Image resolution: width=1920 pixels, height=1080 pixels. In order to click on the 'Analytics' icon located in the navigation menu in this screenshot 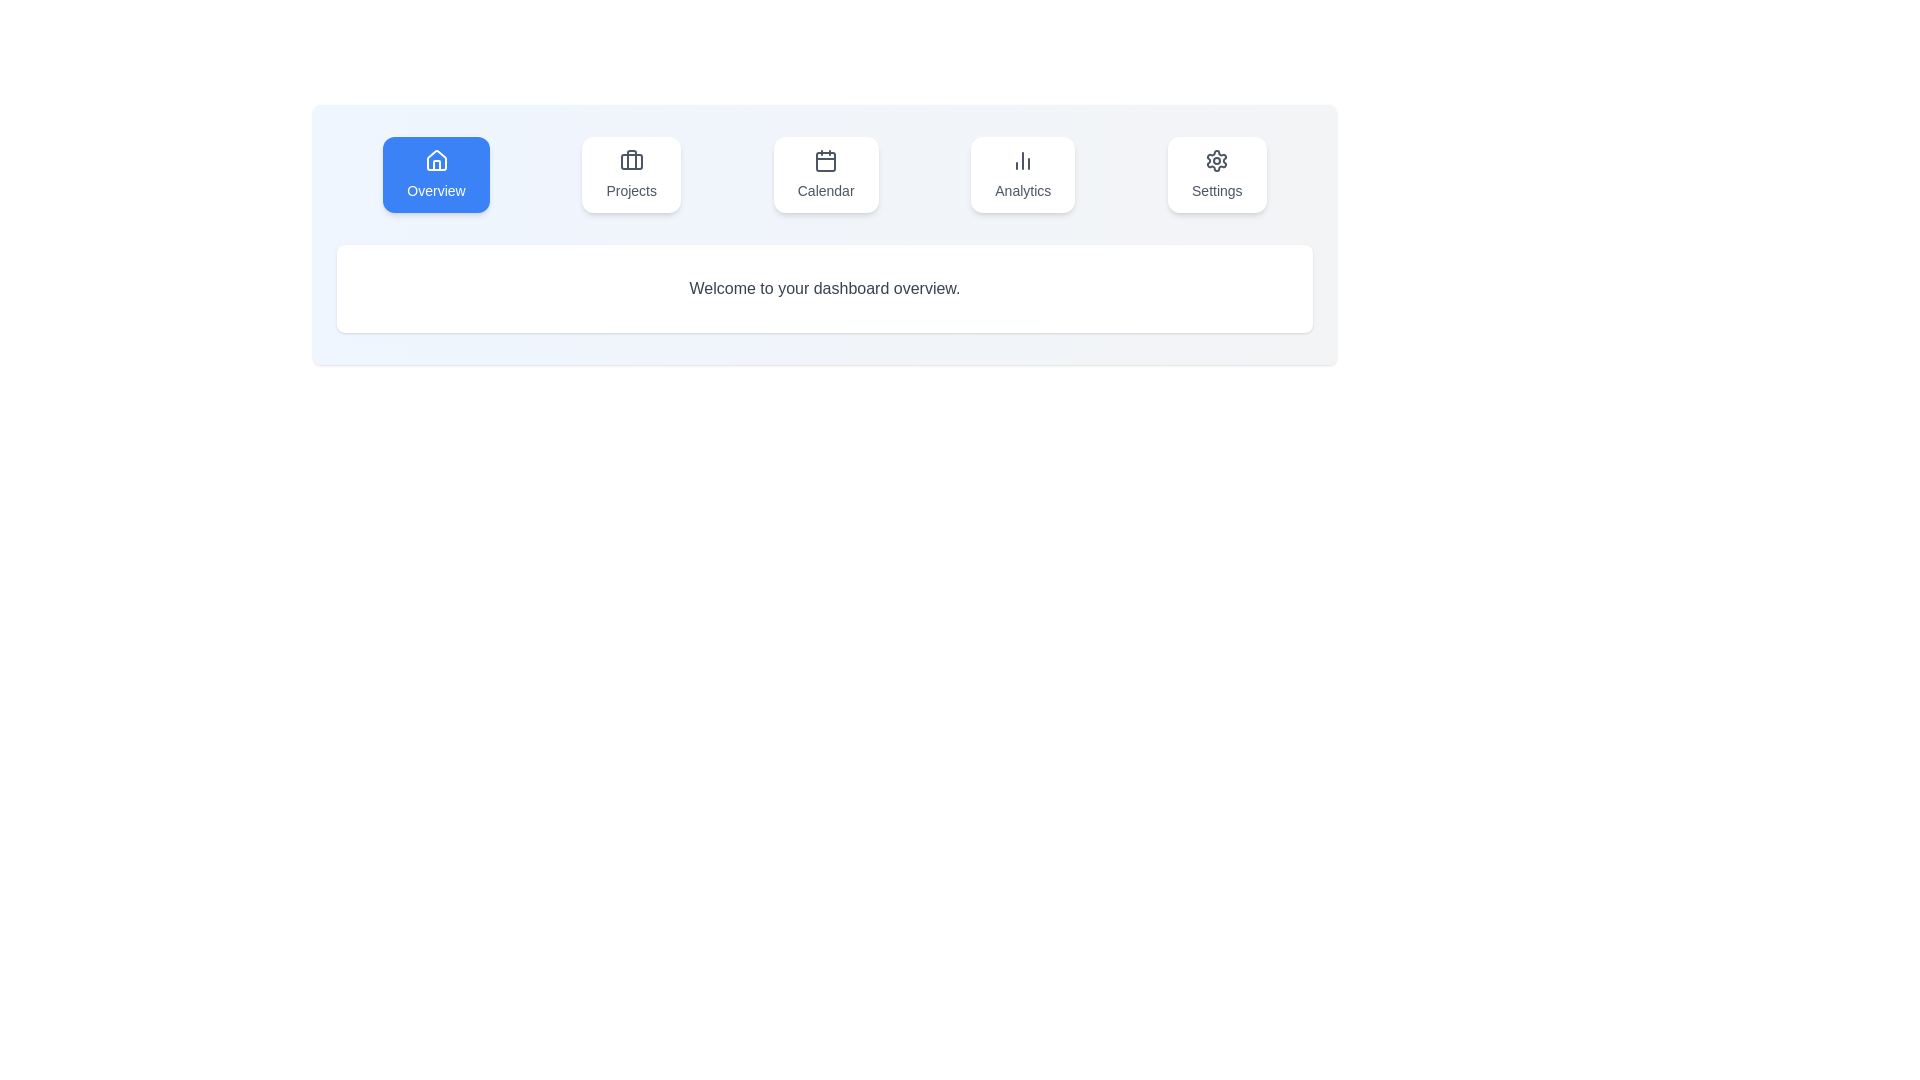, I will do `click(1023, 160)`.